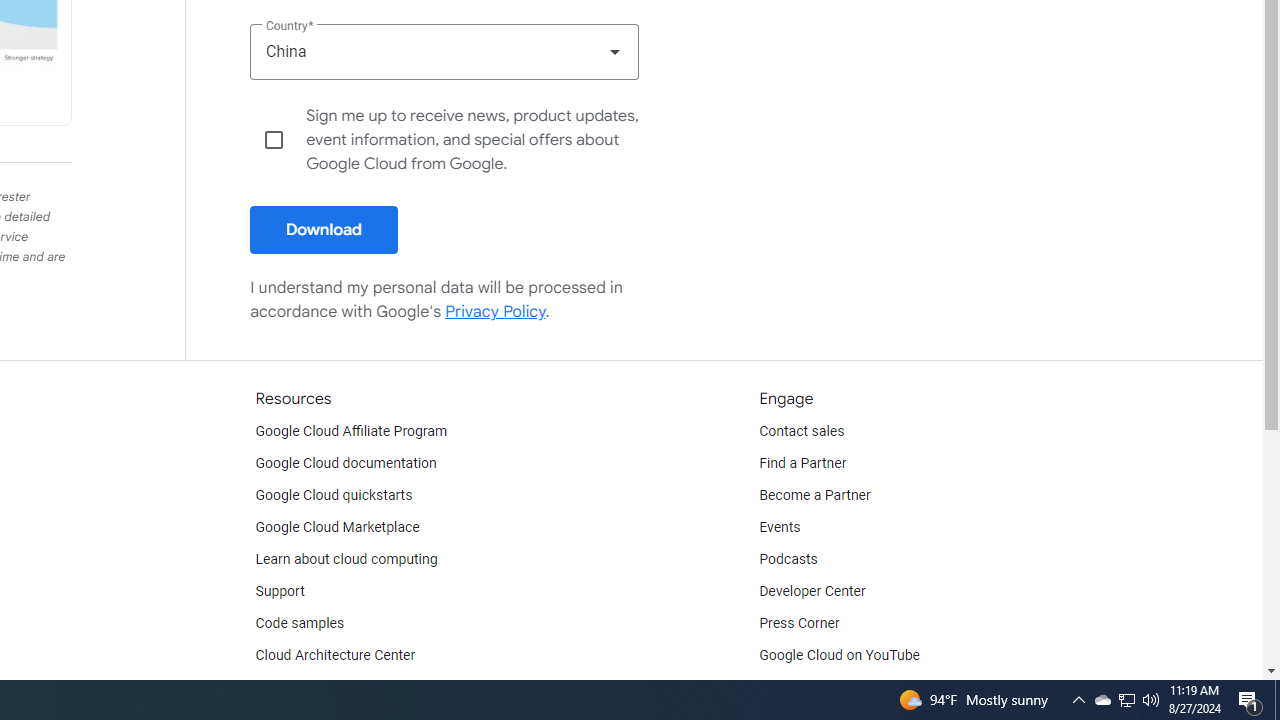  Describe the element at coordinates (346, 560) in the screenshot. I see `'Learn about cloud computing'` at that location.